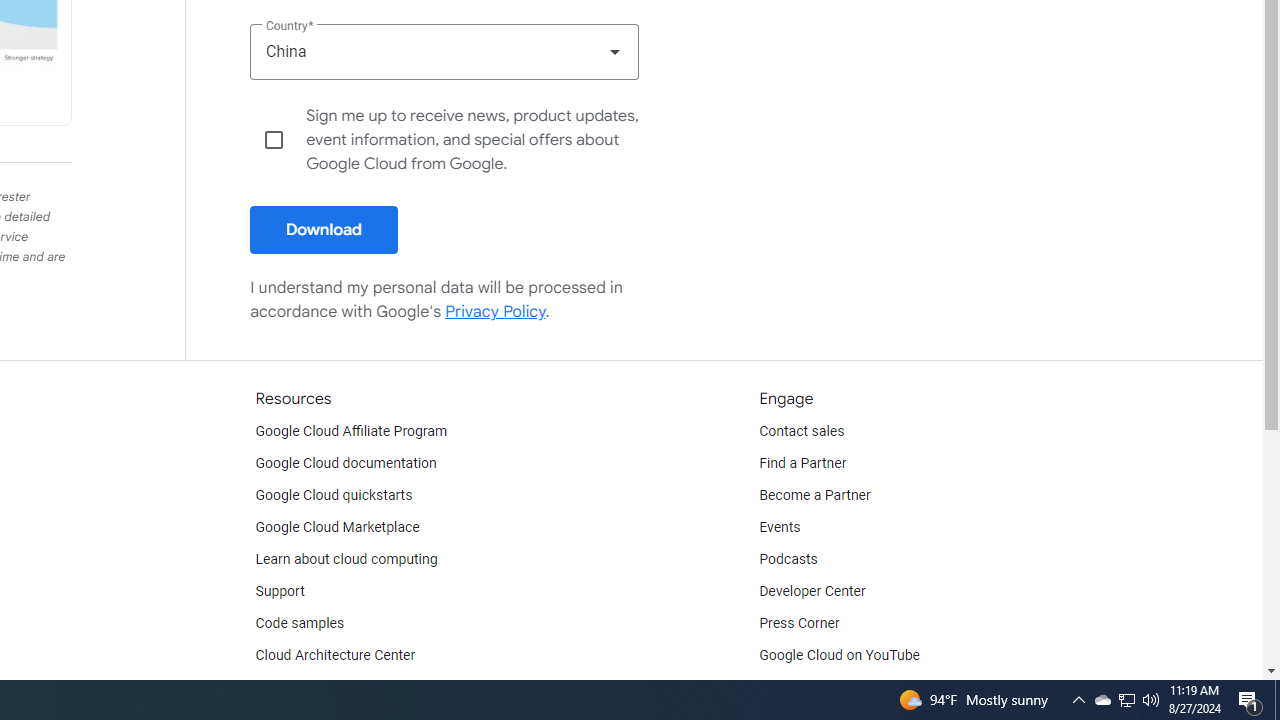  Describe the element at coordinates (346, 560) in the screenshot. I see `'Learn about cloud computing'` at that location.